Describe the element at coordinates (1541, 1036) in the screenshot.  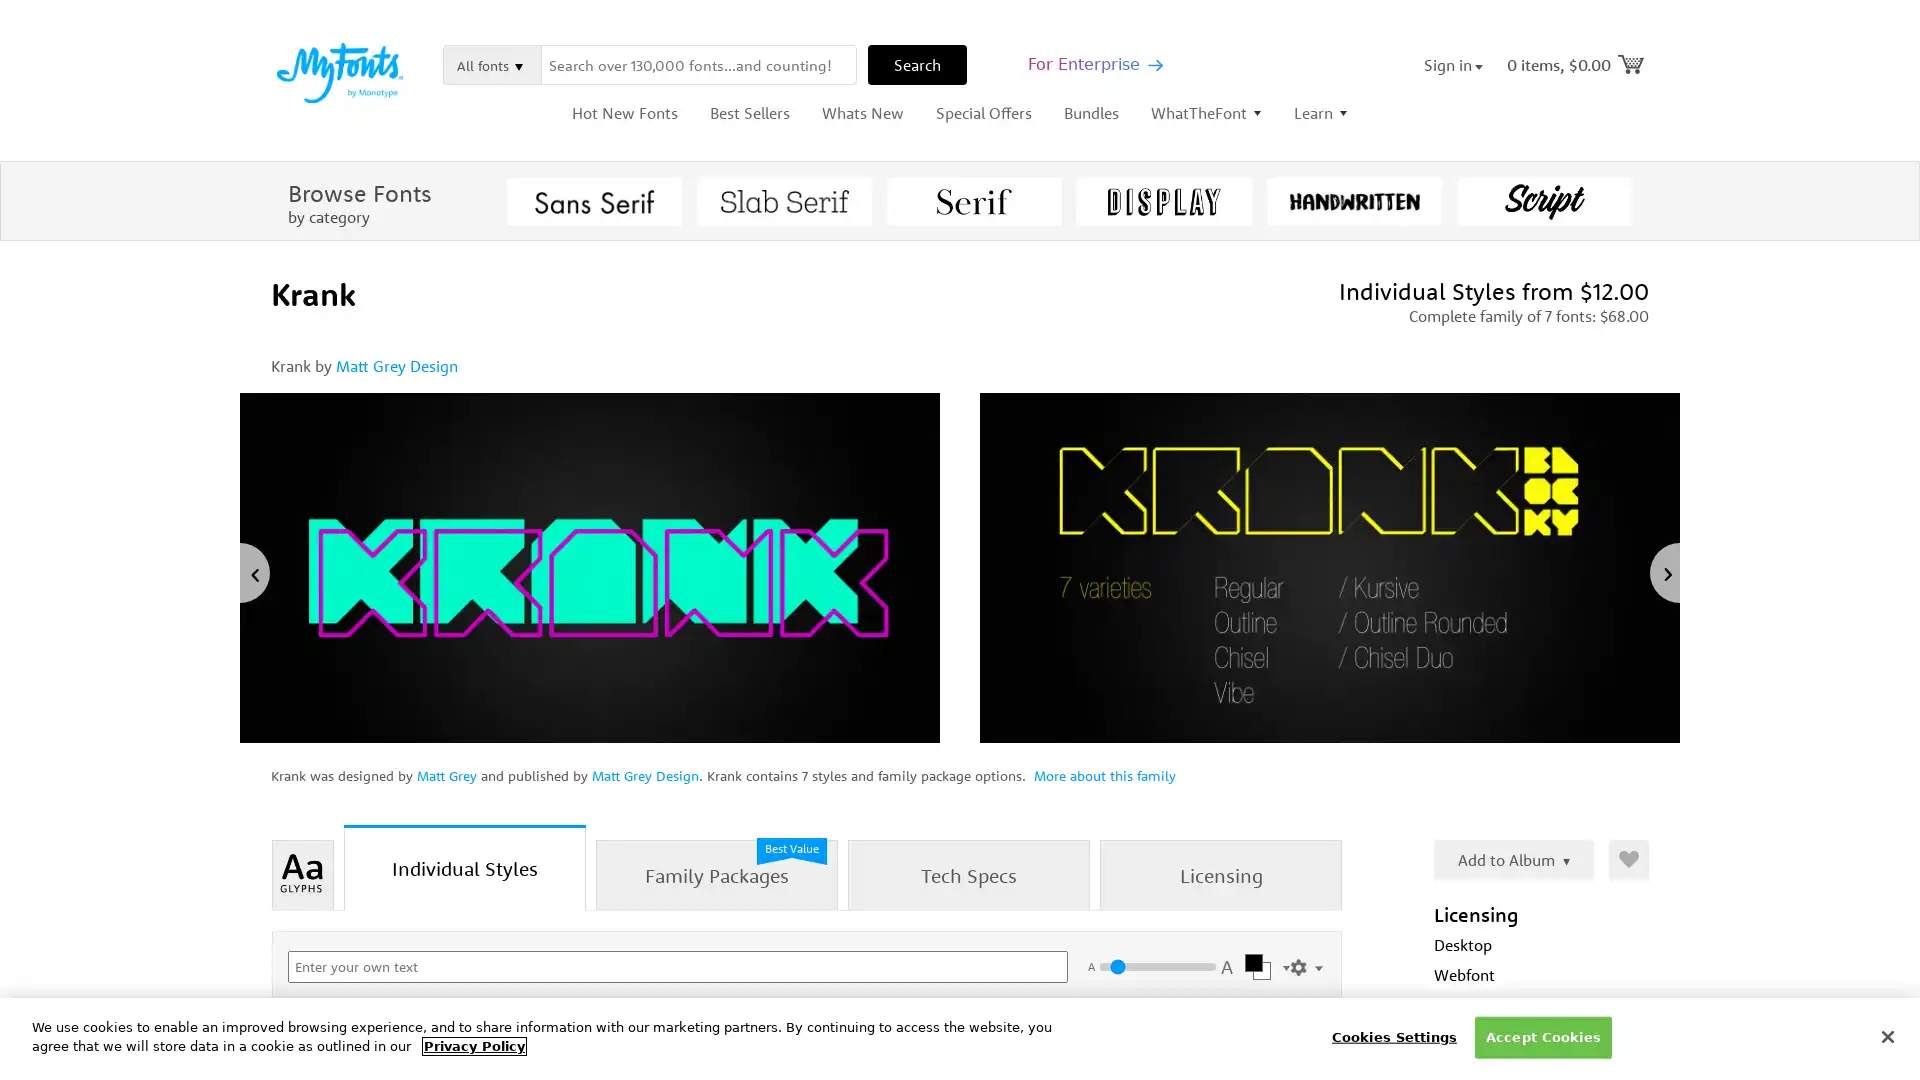
I see `Accept Cookies` at that location.